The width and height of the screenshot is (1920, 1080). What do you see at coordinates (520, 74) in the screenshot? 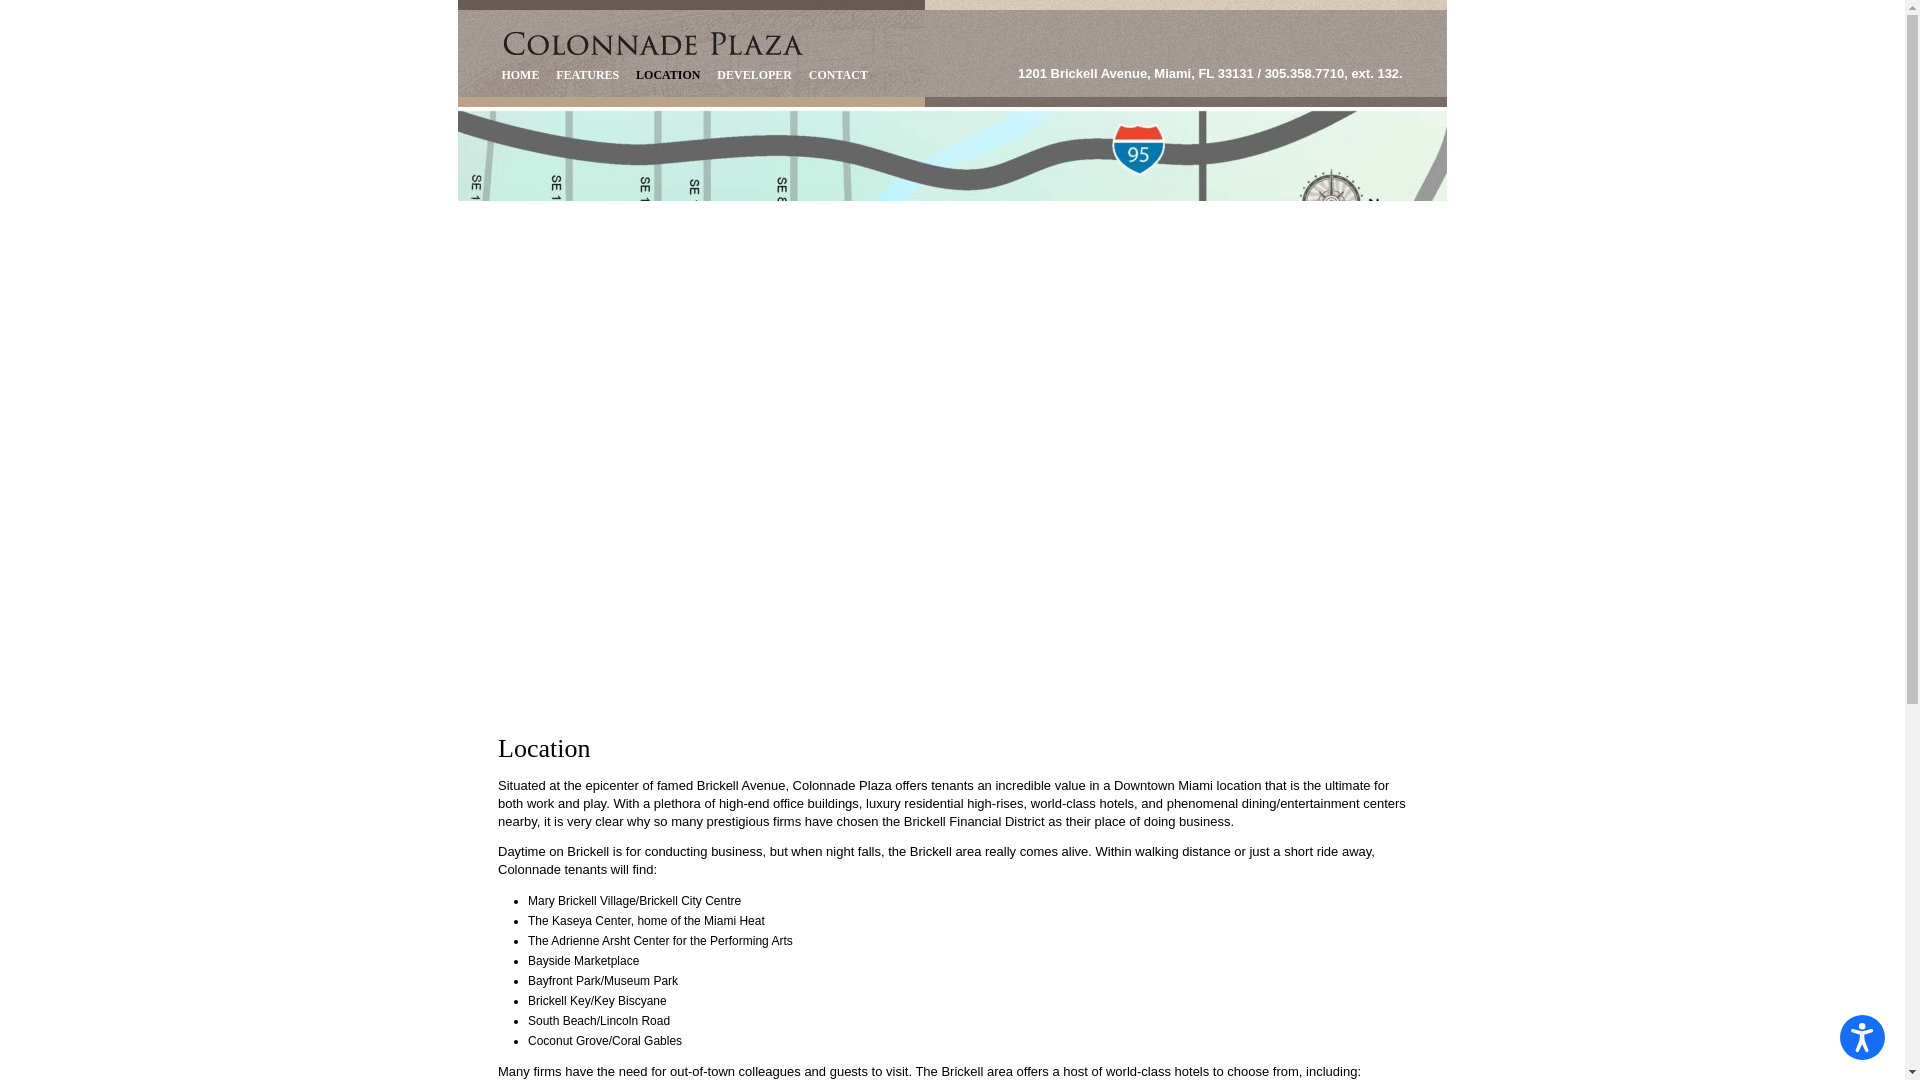
I see `'HOME'` at bounding box center [520, 74].